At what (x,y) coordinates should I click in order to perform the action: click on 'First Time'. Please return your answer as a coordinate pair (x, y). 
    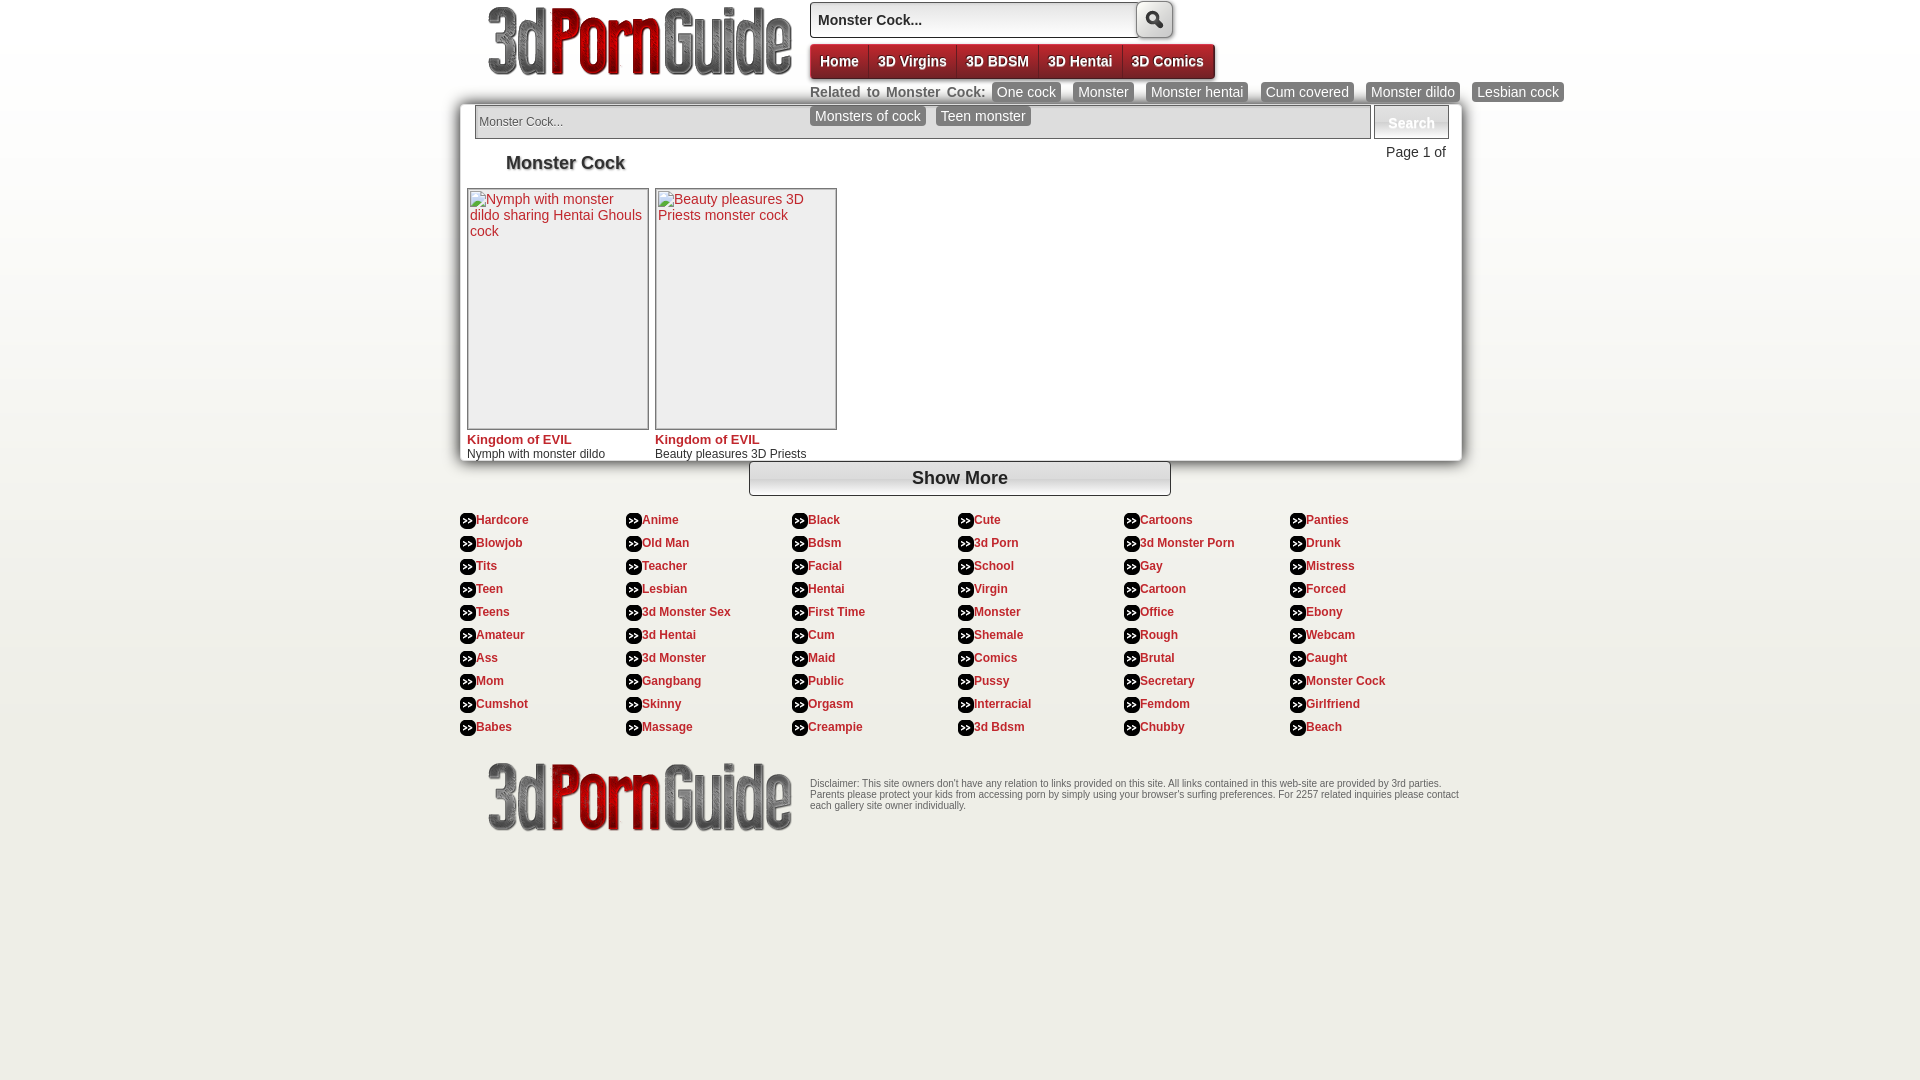
    Looking at the image, I should click on (836, 611).